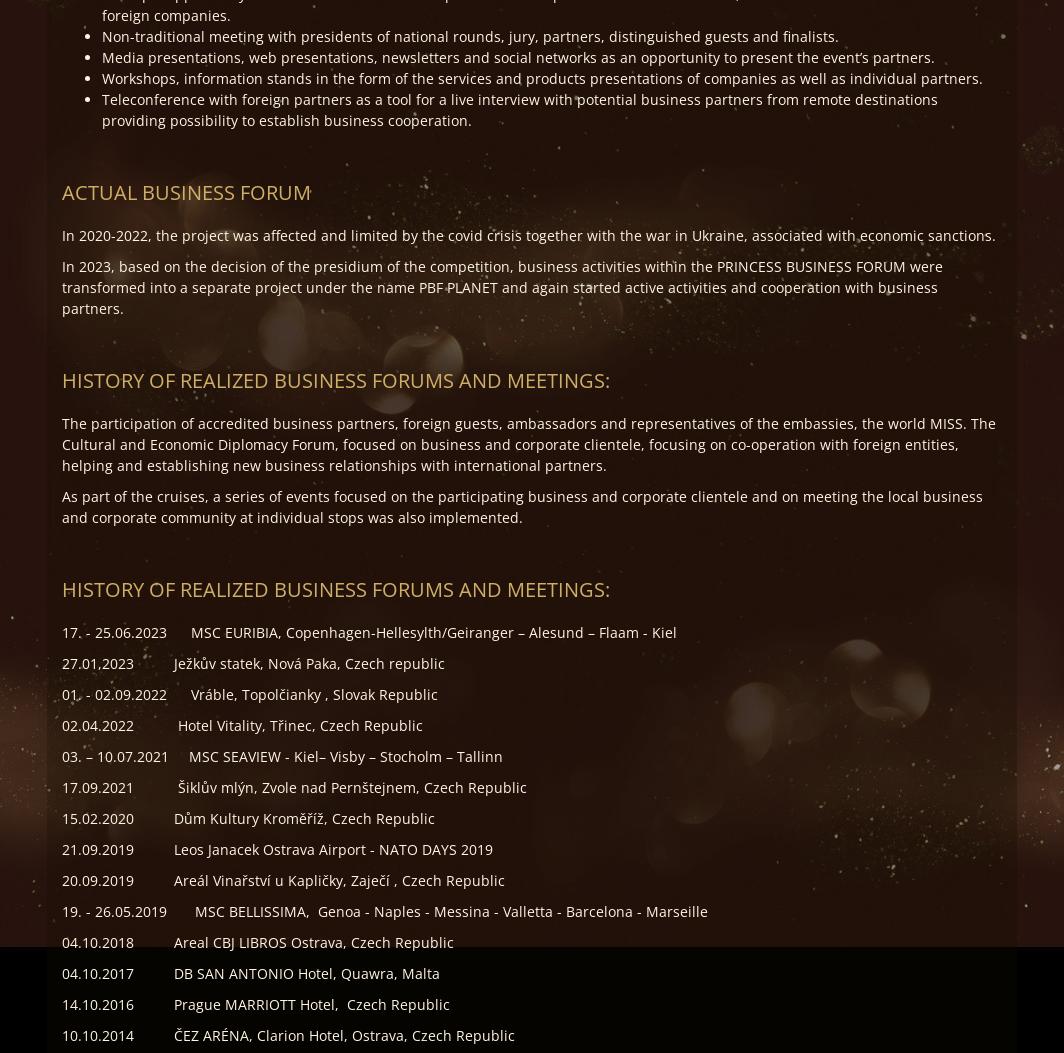  What do you see at coordinates (384, 910) in the screenshot?
I see `'19. - 26.05.2019       MSC BELLISSIMA,  Genoa - Naples - Messina - Valletta - Barcelona - Marseille'` at bounding box center [384, 910].